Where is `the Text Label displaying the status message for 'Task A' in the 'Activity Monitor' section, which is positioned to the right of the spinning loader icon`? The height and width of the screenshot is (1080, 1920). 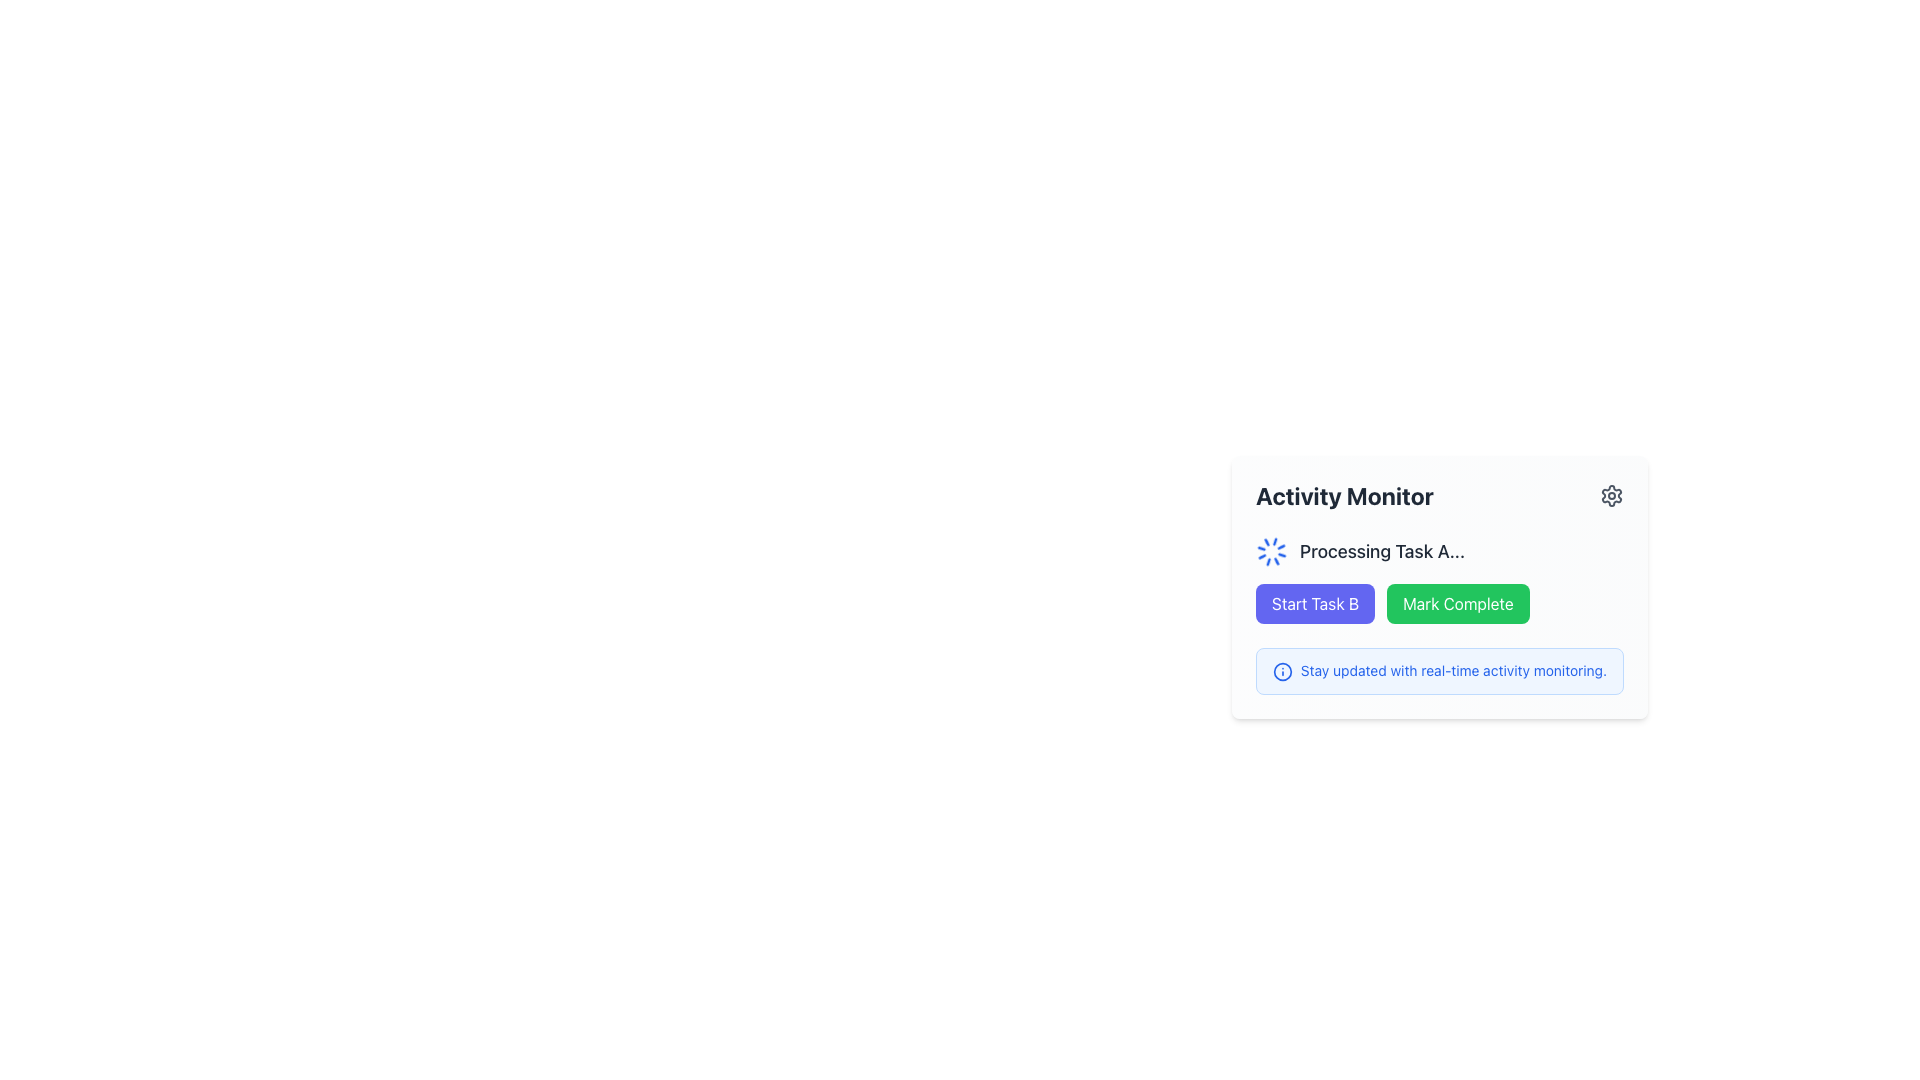 the Text Label displaying the status message for 'Task A' in the 'Activity Monitor' section, which is positioned to the right of the spinning loader icon is located at coordinates (1381, 551).